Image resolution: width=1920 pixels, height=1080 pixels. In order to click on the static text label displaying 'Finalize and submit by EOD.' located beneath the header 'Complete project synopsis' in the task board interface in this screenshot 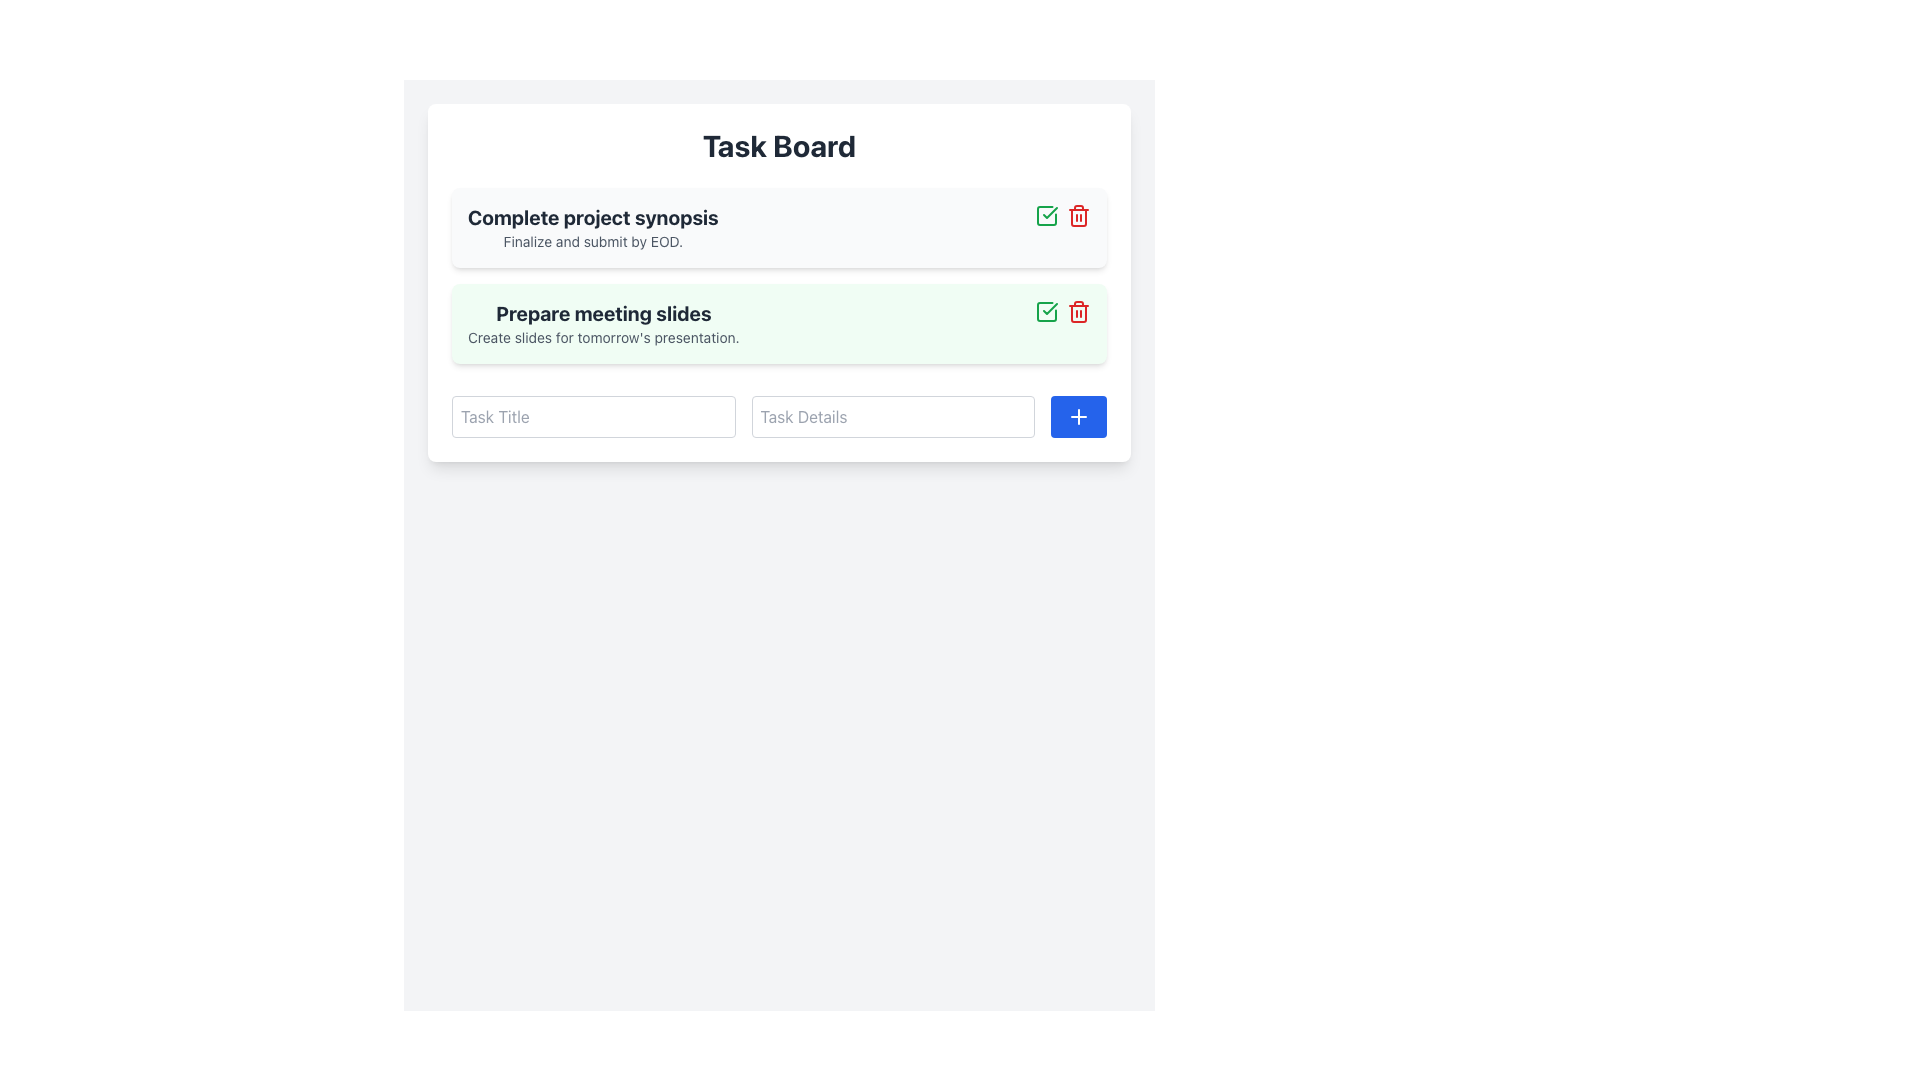, I will do `click(592, 241)`.